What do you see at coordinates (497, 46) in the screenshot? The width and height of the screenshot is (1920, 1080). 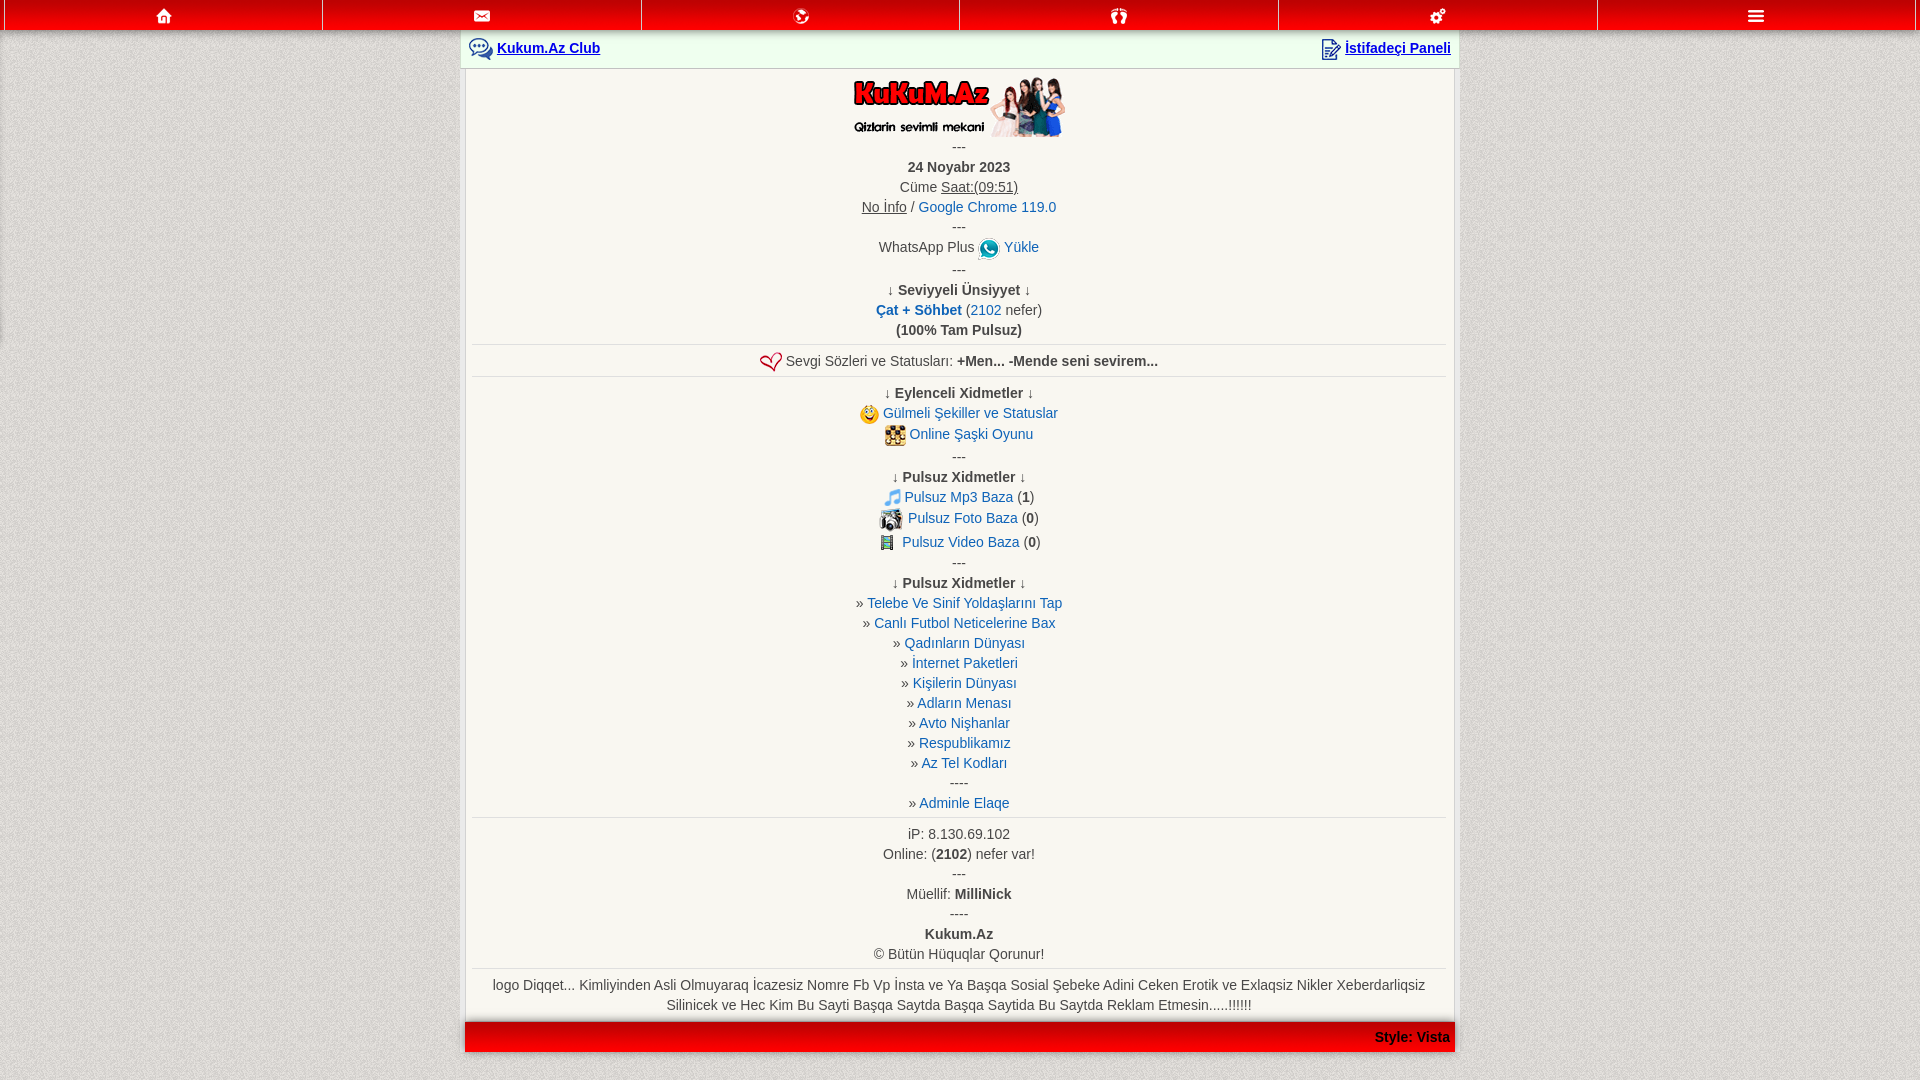 I see `'Kukum.Az Club'` at bounding box center [497, 46].